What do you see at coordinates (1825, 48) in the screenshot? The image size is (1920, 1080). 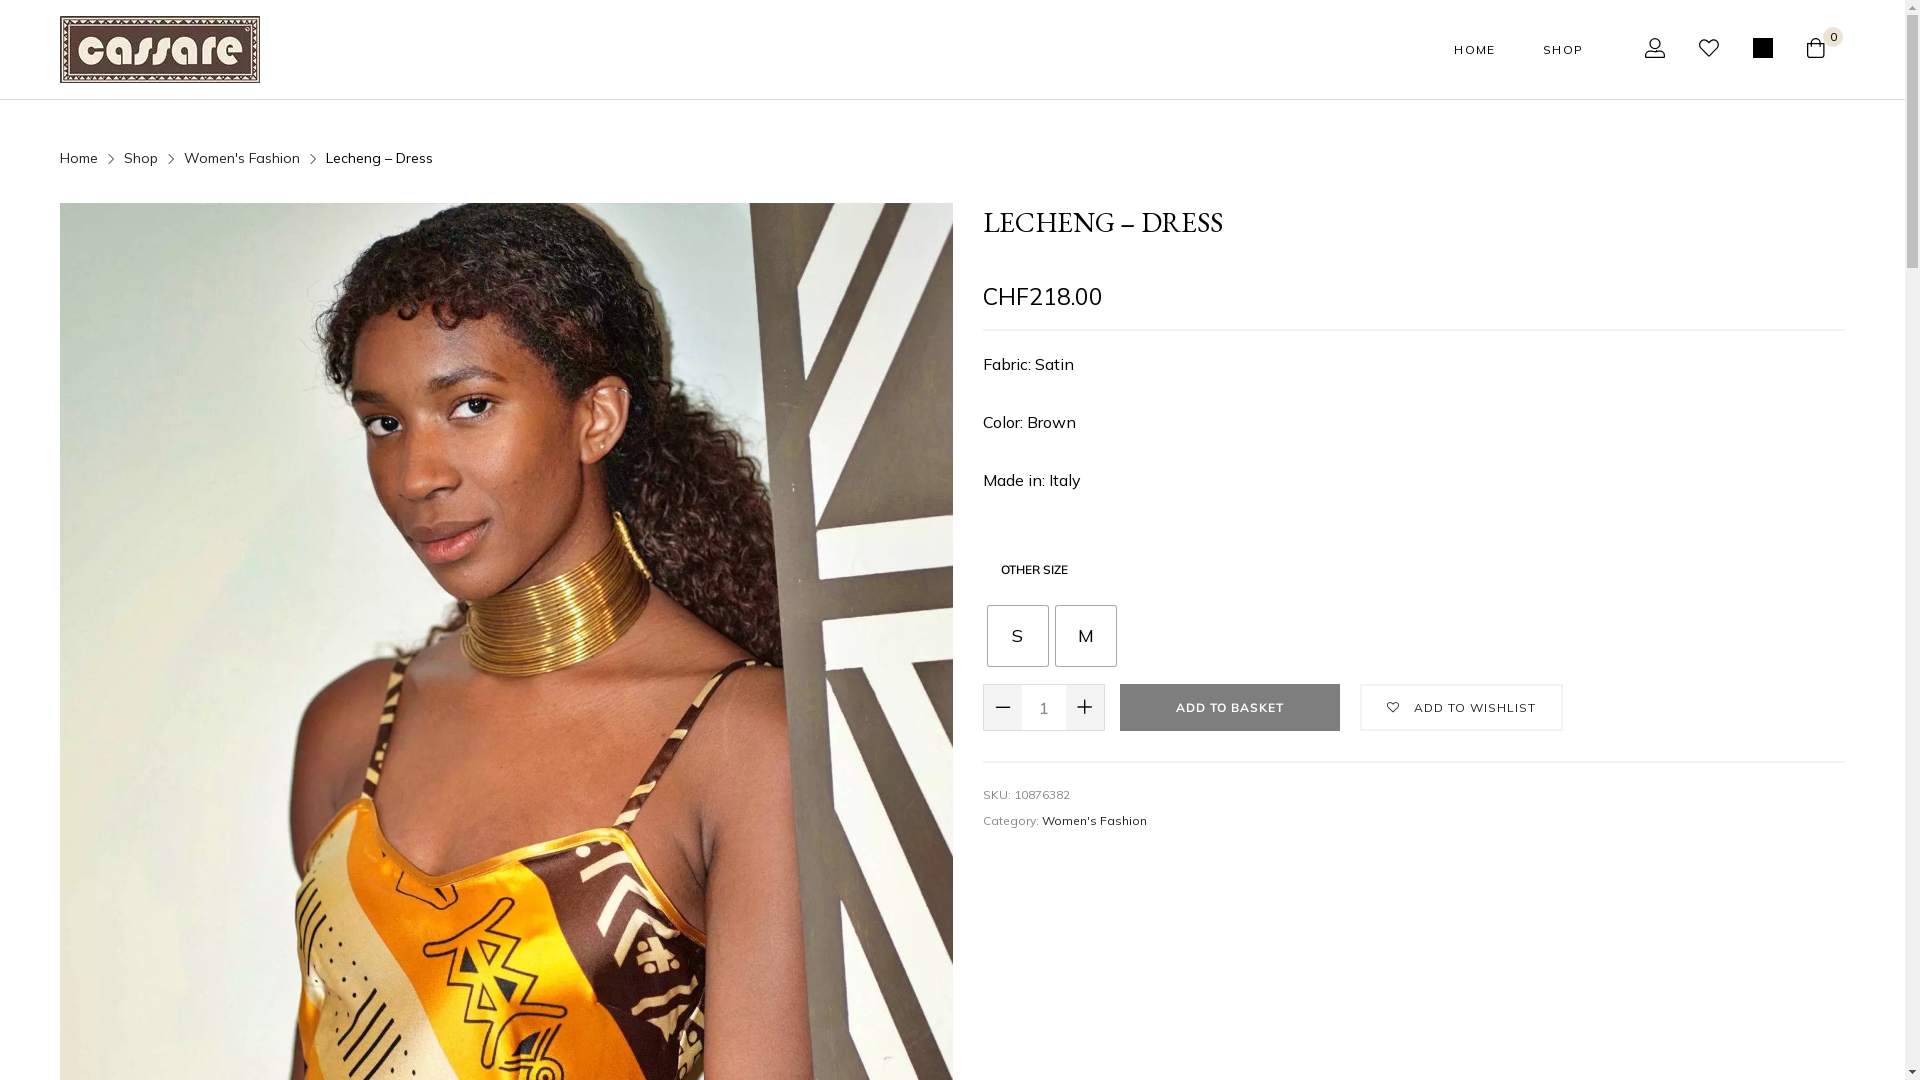 I see `'0'` at bounding box center [1825, 48].